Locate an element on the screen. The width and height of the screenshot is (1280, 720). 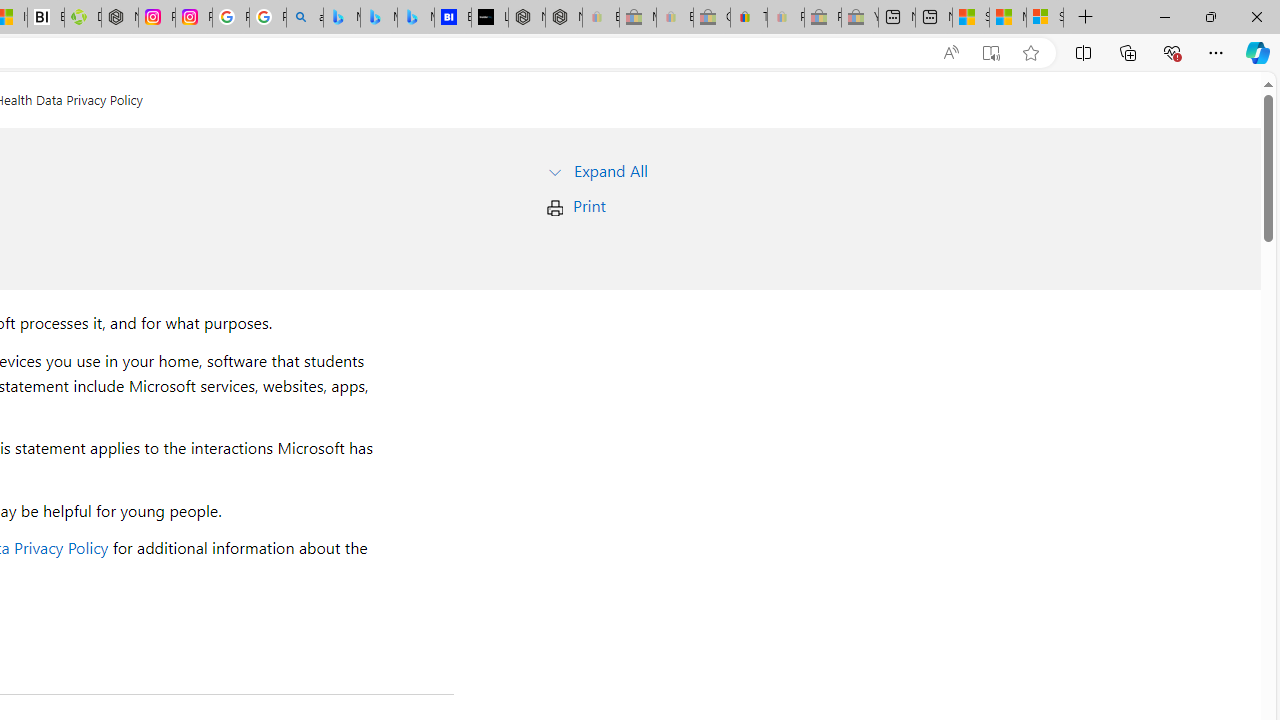
'Nordace - Nordace Edin Collection' is located at coordinates (119, 17).